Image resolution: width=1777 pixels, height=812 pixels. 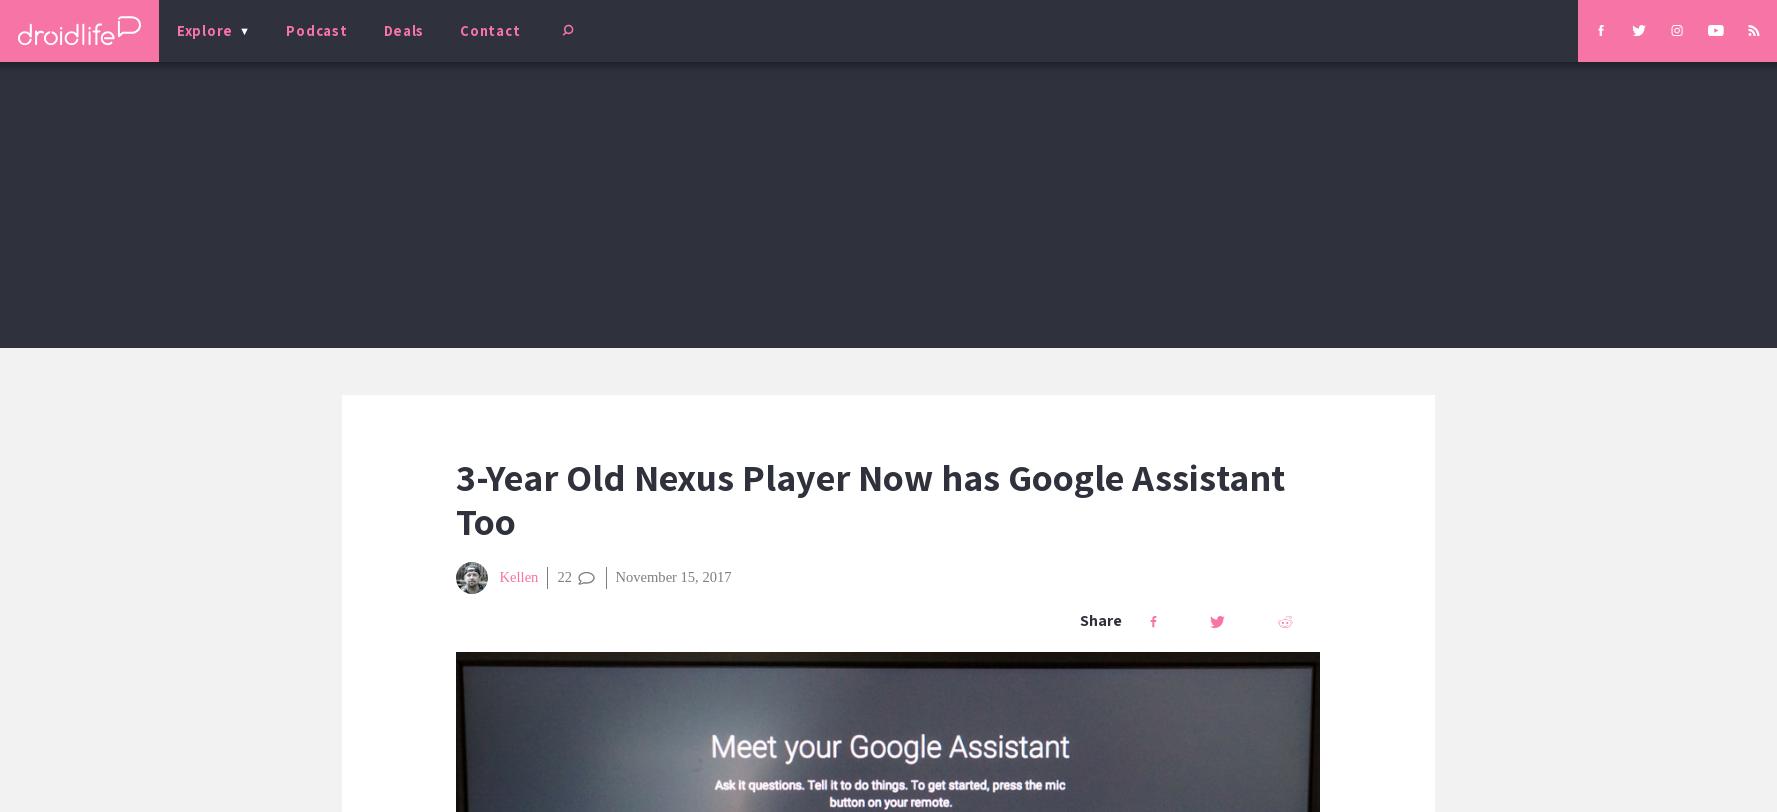 I want to click on 'Explore', so click(x=175, y=30).